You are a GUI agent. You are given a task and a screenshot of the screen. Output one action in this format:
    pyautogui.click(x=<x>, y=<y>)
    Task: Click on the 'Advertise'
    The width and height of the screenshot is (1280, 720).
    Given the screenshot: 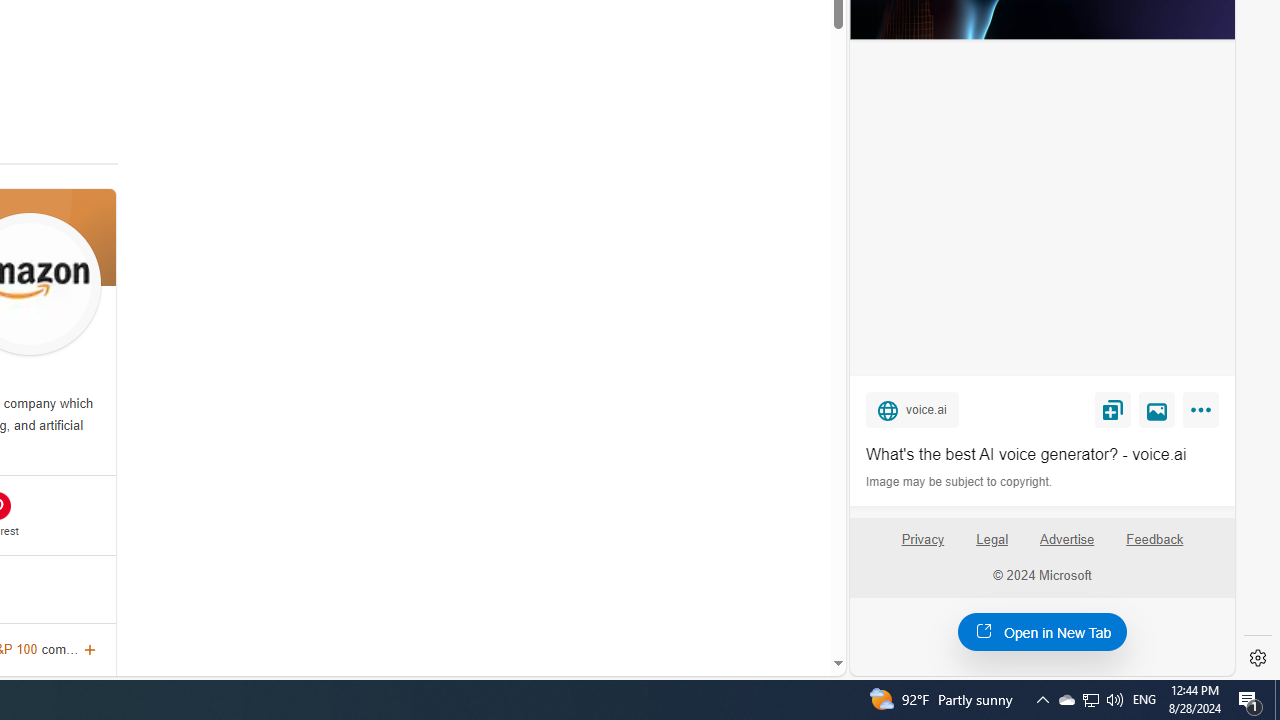 What is the action you would take?
    pyautogui.click(x=1065, y=538)
    